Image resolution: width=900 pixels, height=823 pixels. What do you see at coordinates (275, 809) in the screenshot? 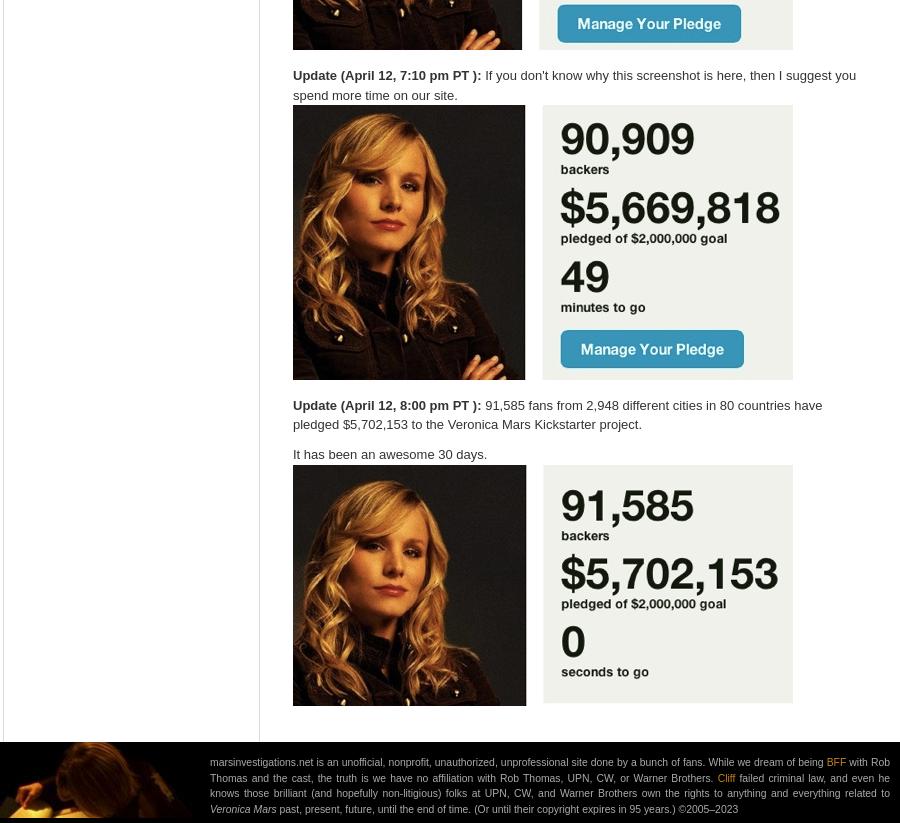
I see `'past, present, future, until the end of time. (Or until their copyright expires in 95 years.)  ©2005–2023'` at bounding box center [275, 809].